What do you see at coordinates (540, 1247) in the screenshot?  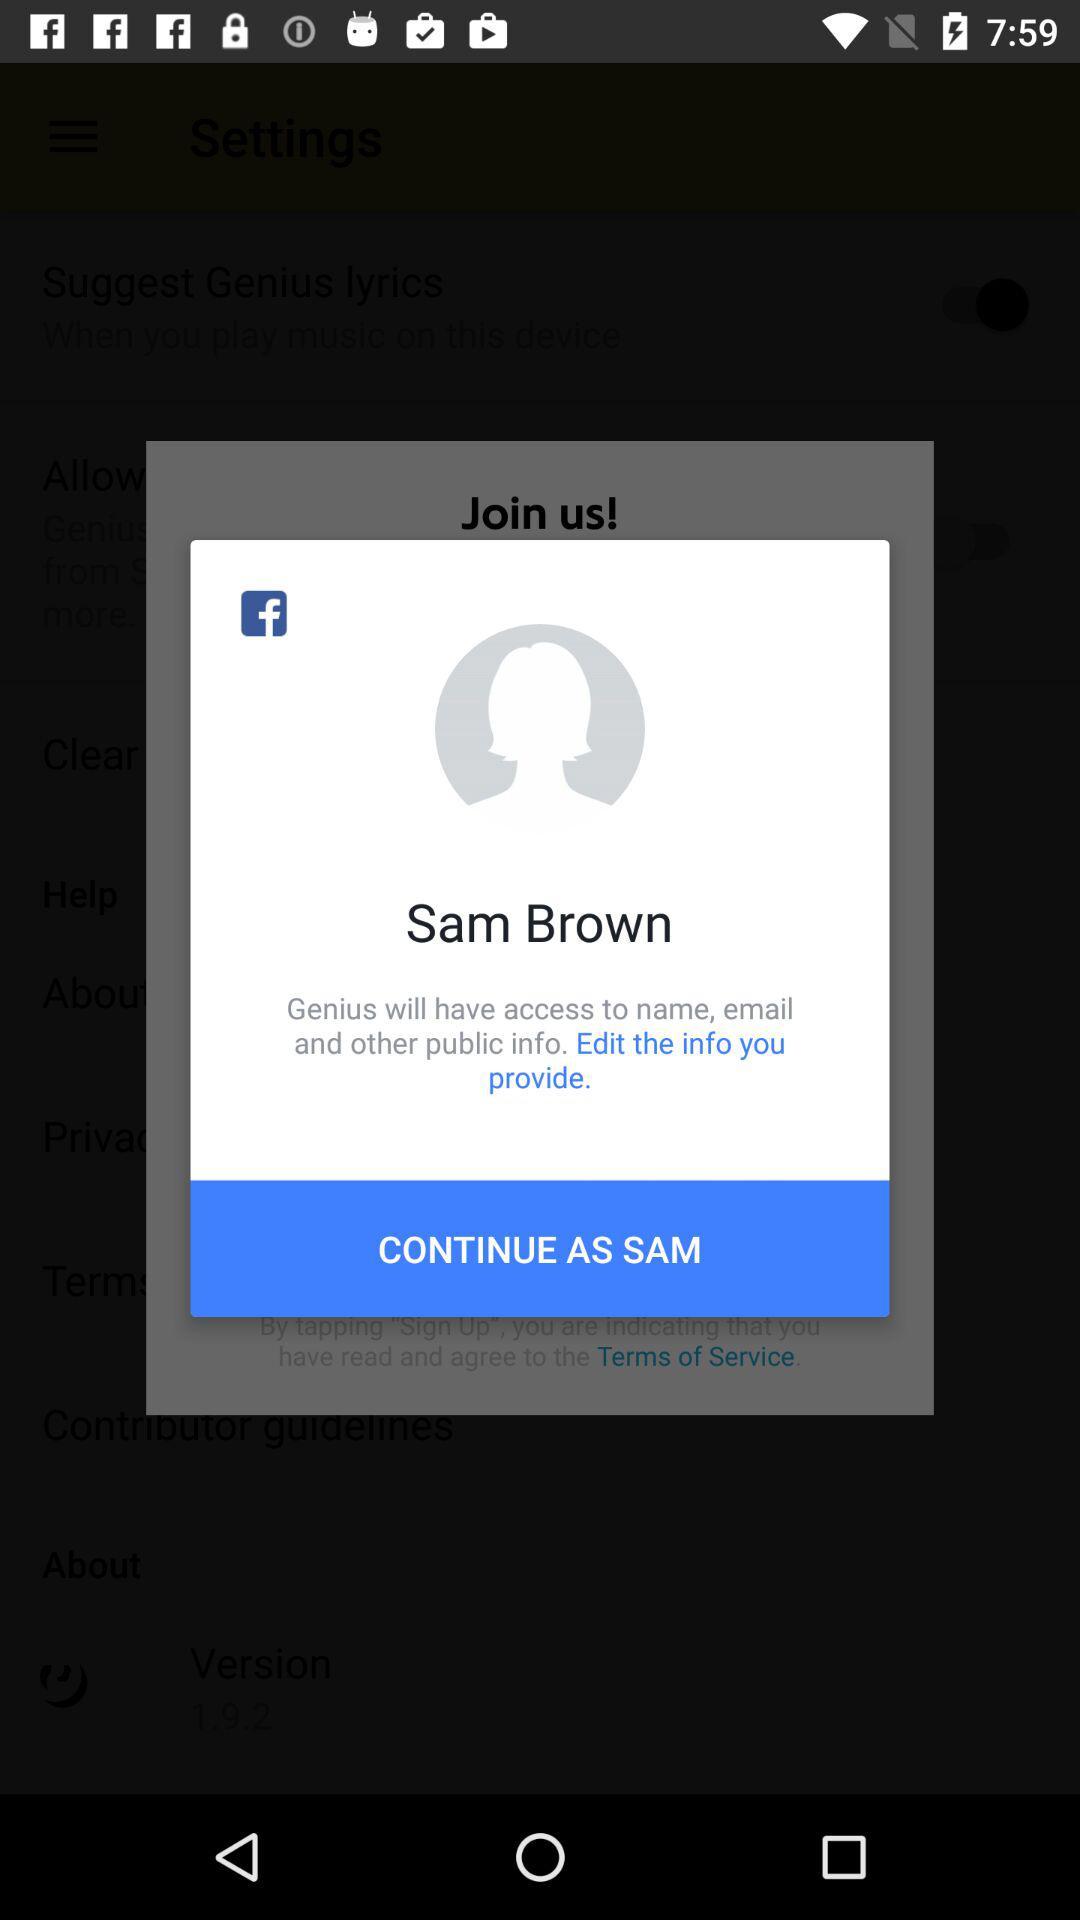 I see `the continue as sam item` at bounding box center [540, 1247].